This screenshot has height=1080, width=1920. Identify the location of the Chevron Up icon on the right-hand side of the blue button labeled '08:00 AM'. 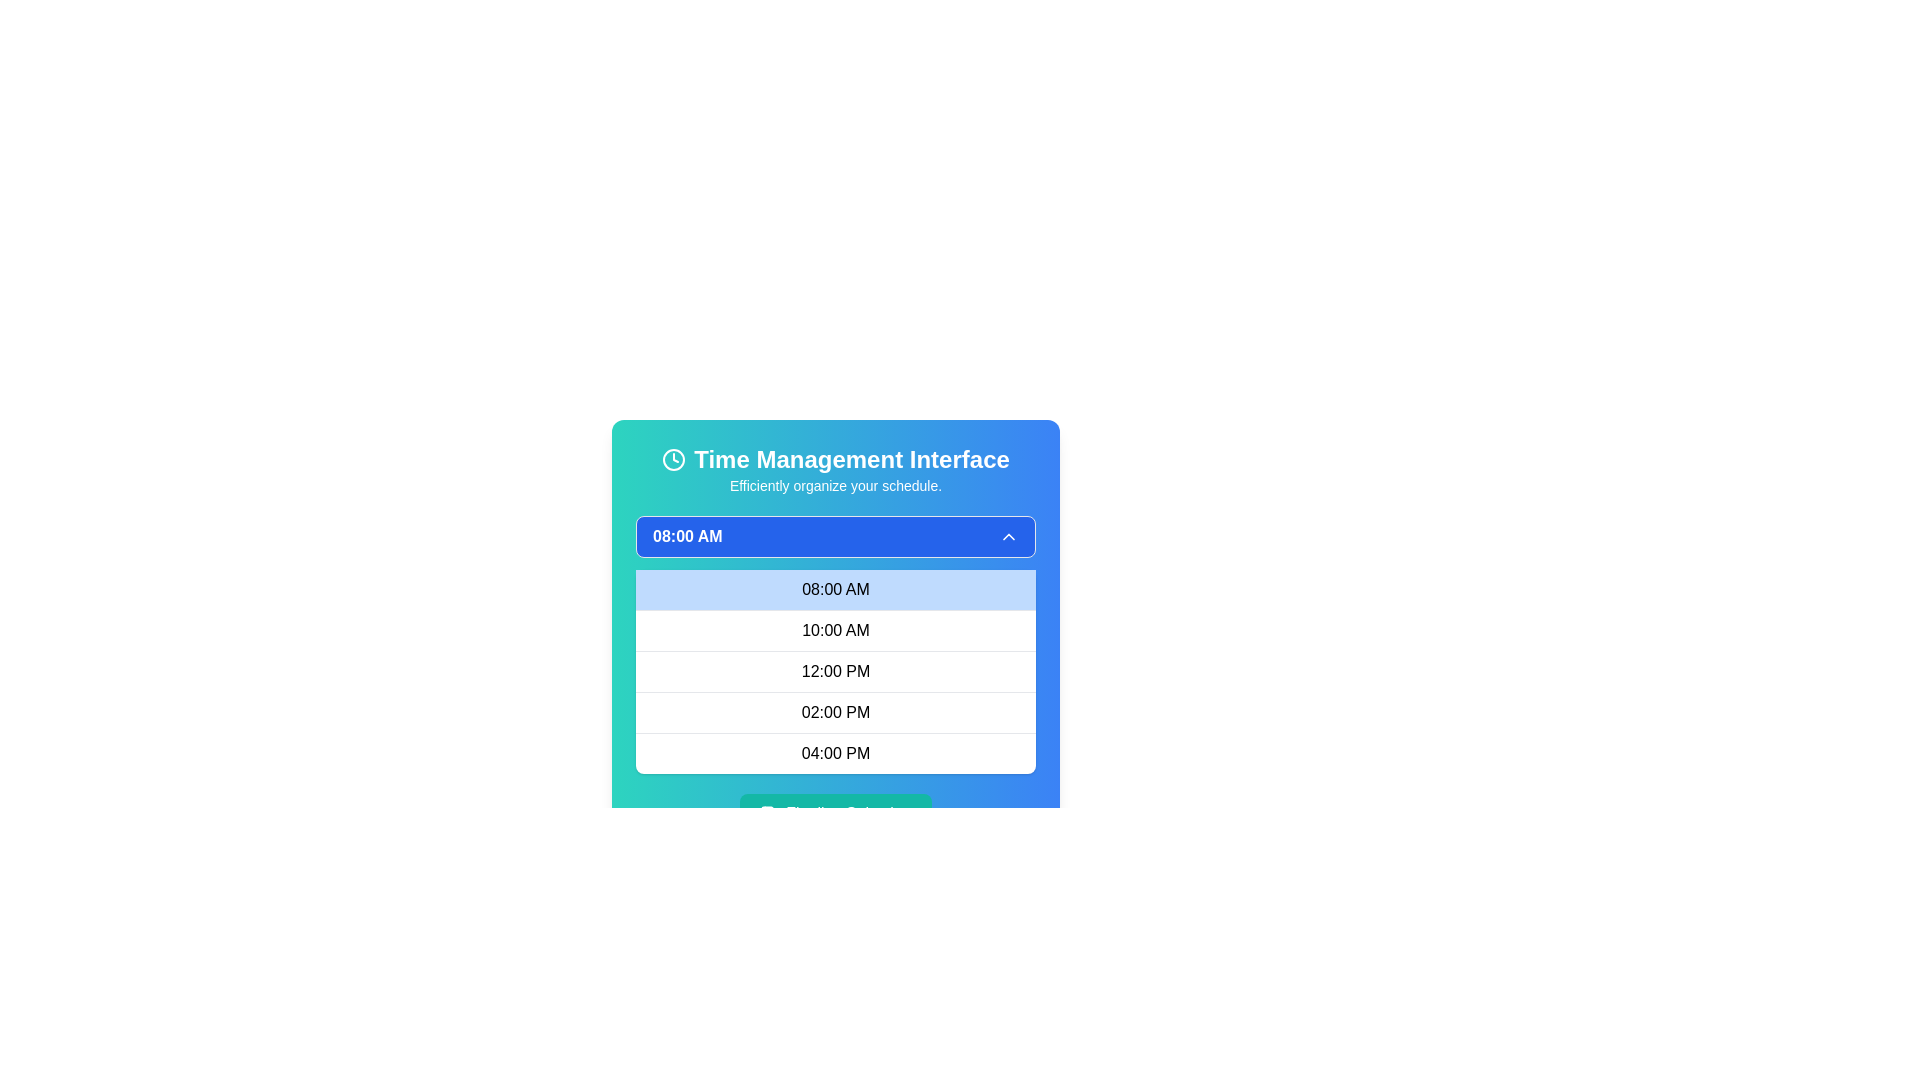
(1008, 535).